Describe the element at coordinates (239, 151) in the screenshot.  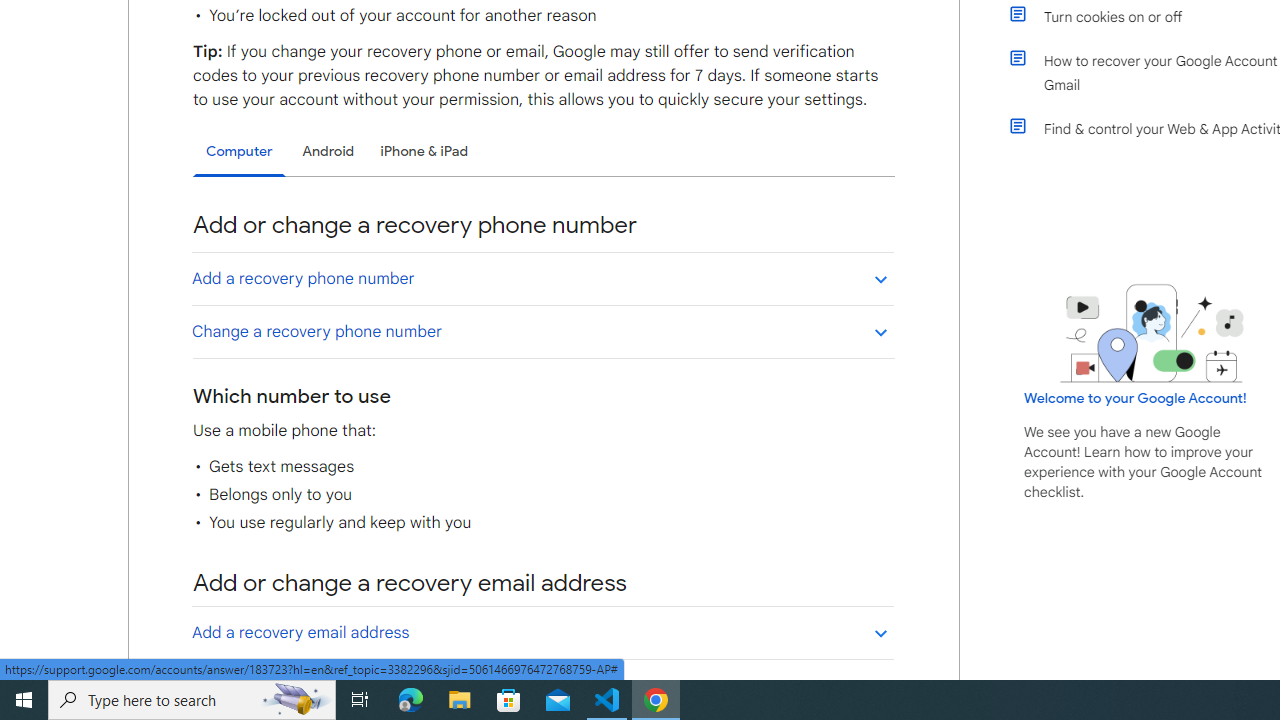
I see `'Computer'` at that location.